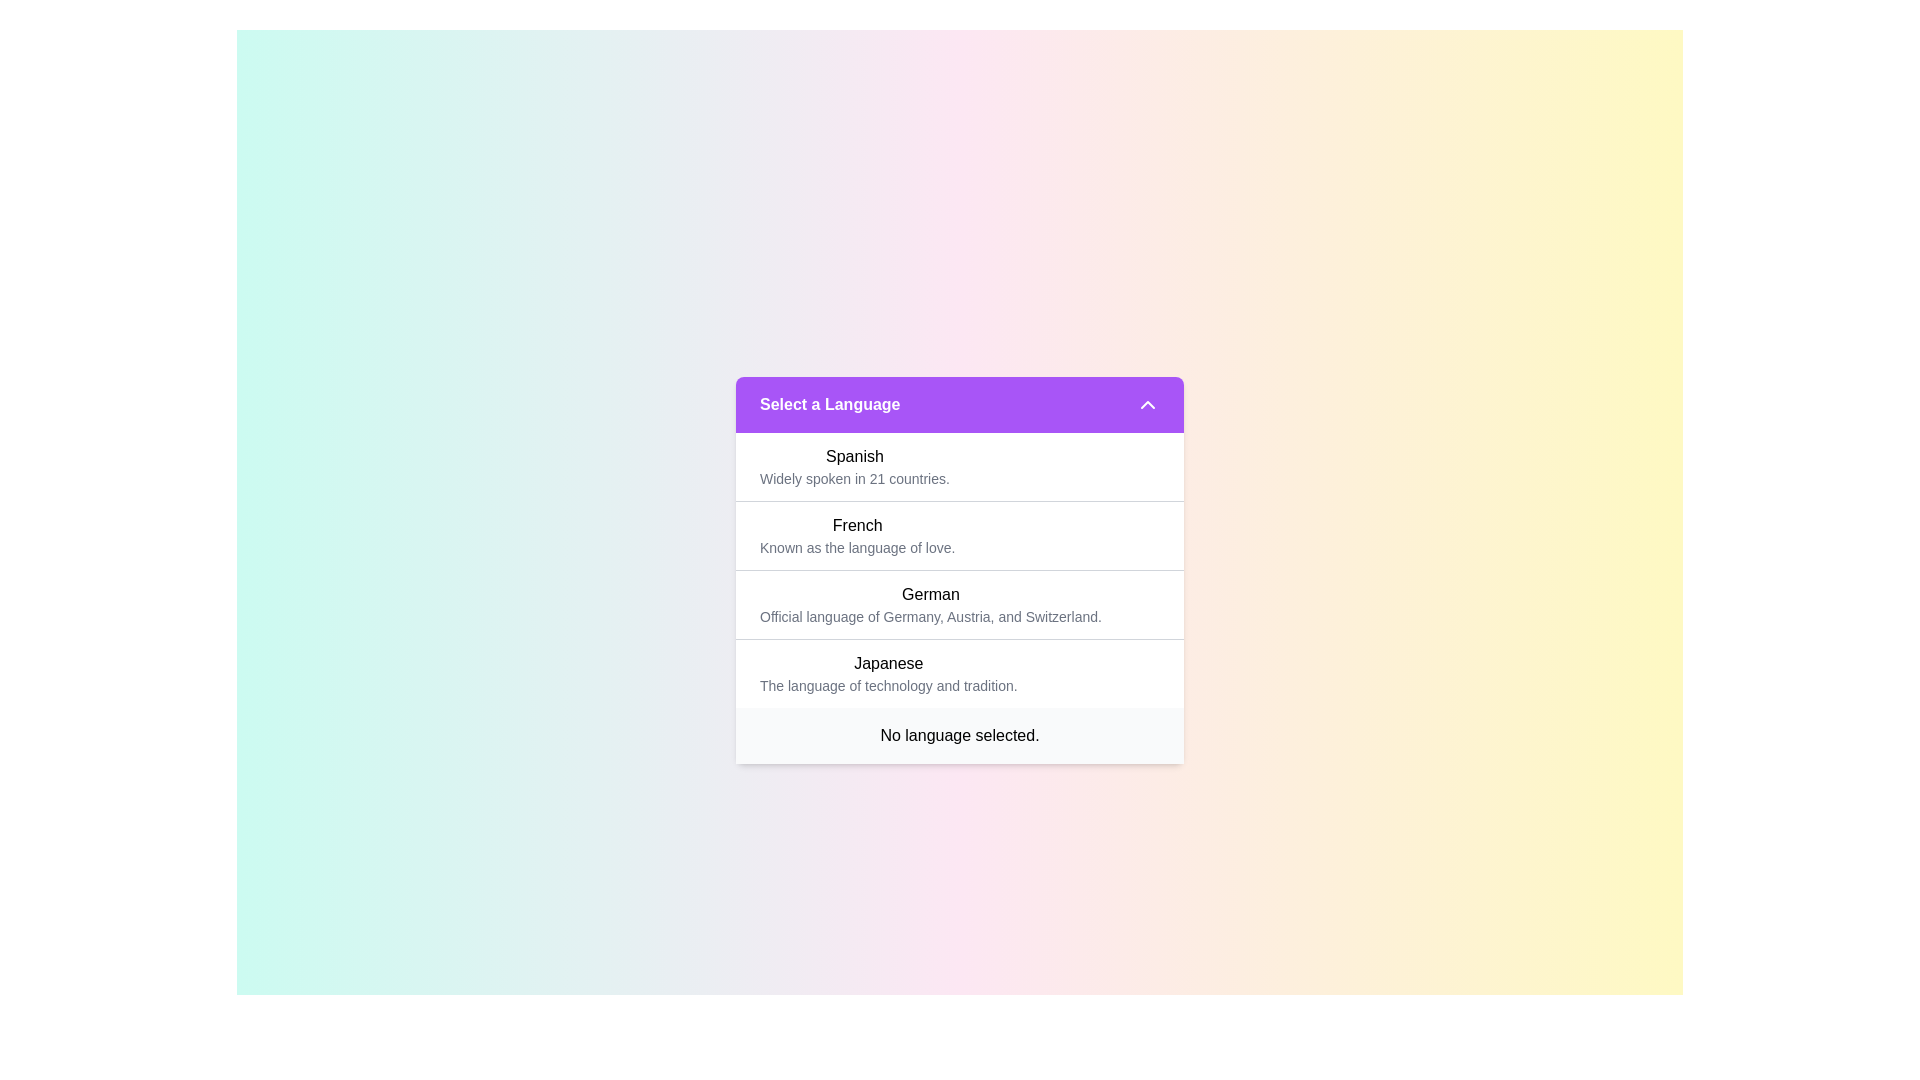  I want to click on the upward-pointing chevron icon with a white border located in the purple header section next to the text 'Select a Language', so click(1147, 404).